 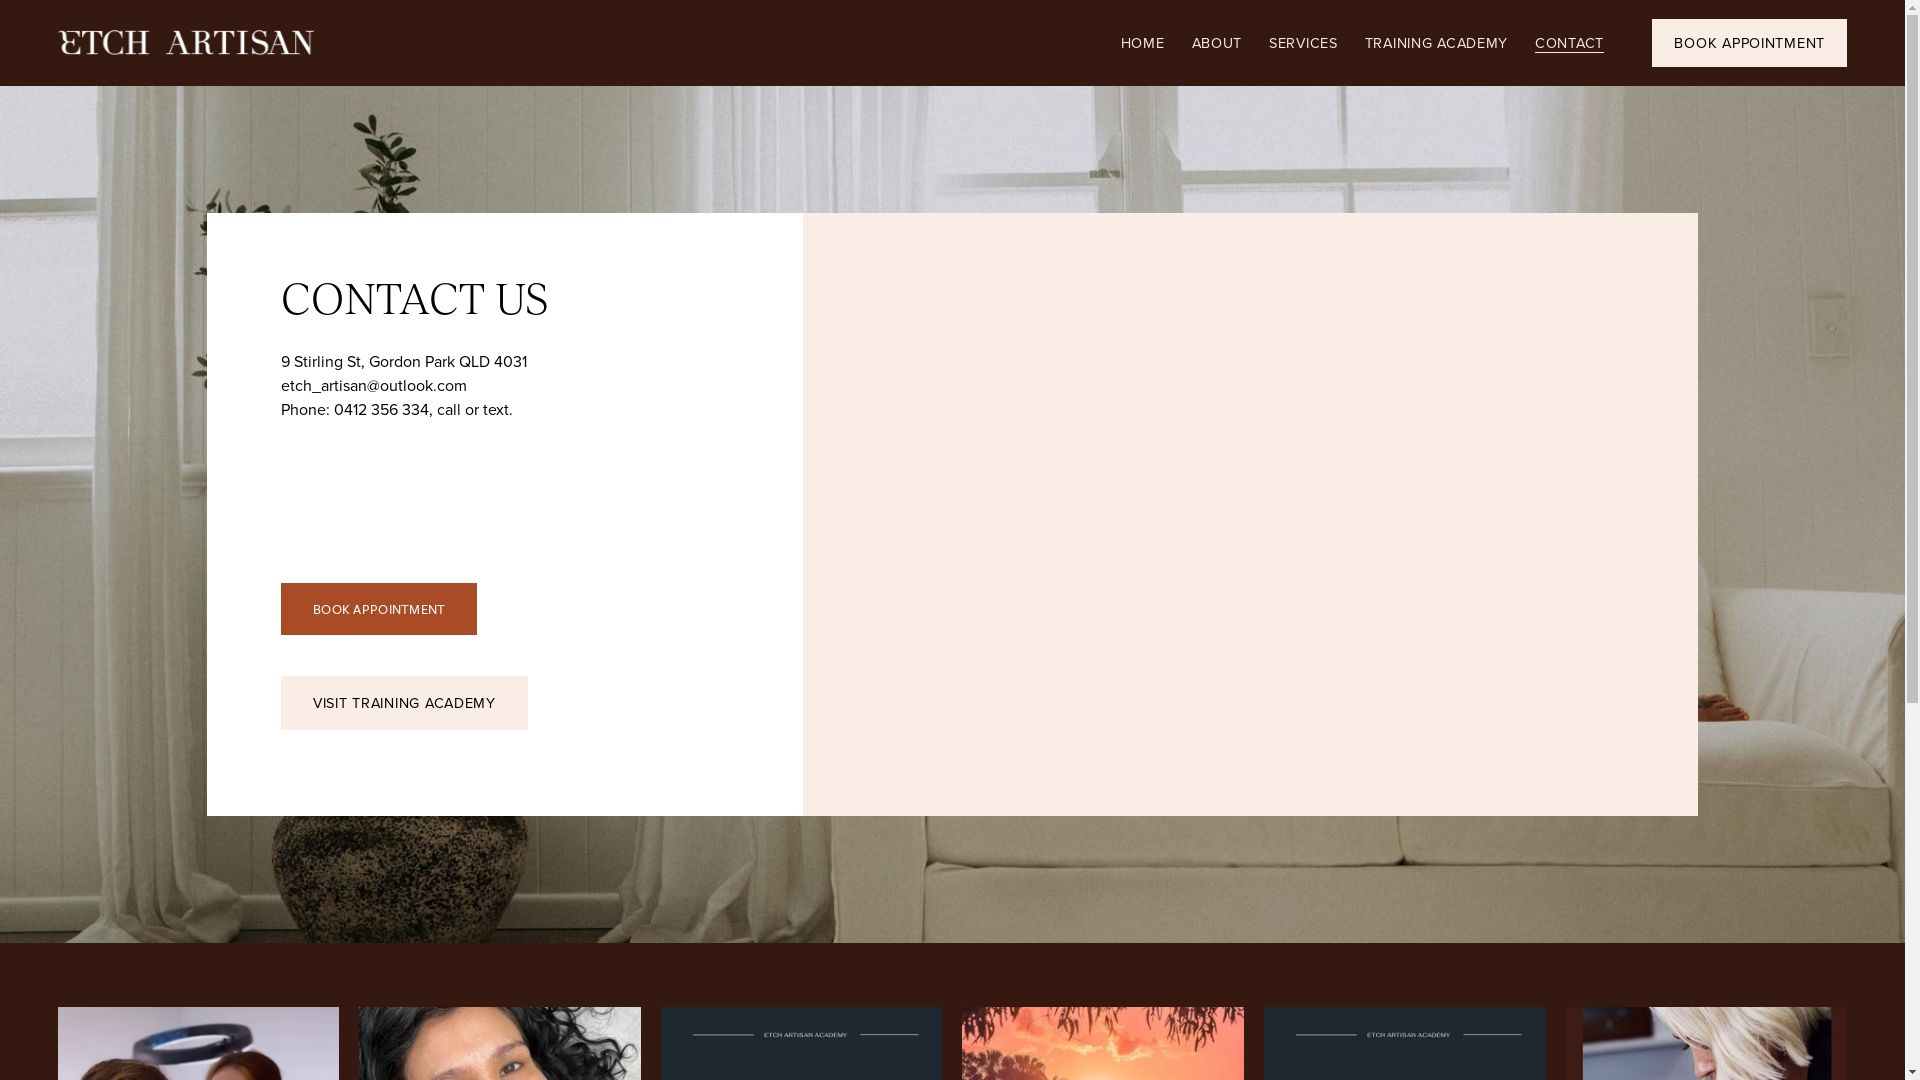 I want to click on 'etch_artisan@outlook.com', so click(x=374, y=385).